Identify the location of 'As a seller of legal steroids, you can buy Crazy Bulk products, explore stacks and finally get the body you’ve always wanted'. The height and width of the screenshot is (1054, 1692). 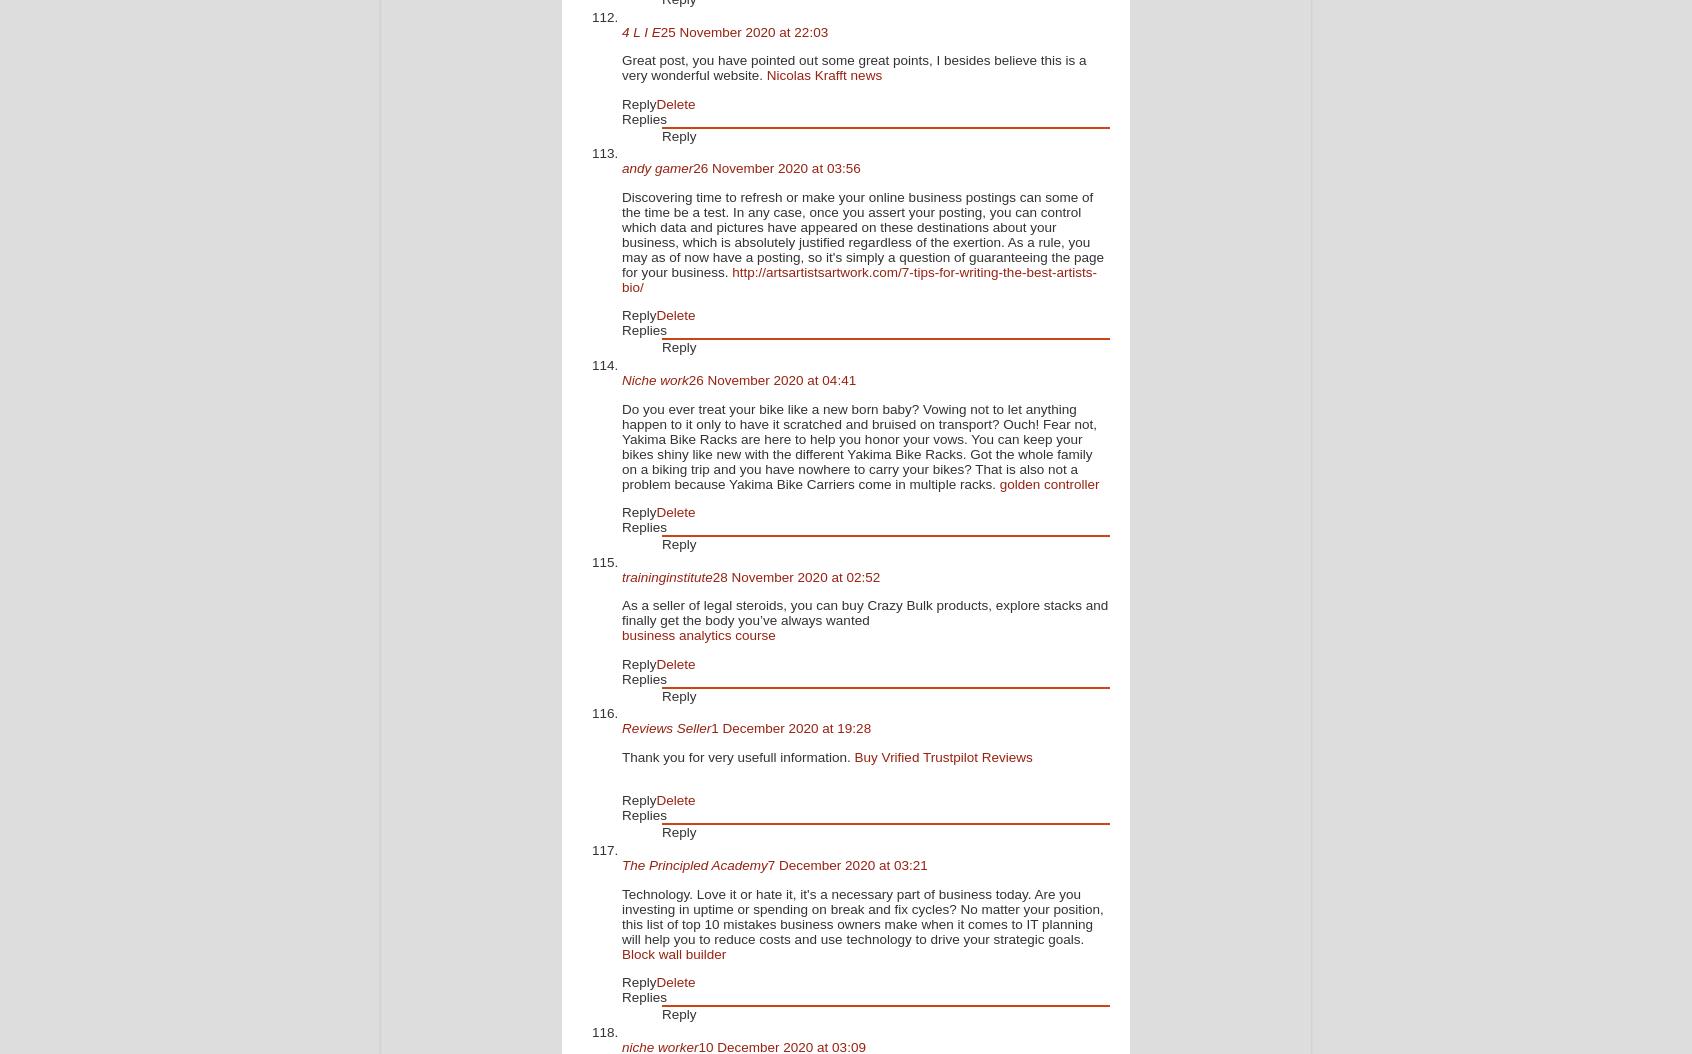
(620, 612).